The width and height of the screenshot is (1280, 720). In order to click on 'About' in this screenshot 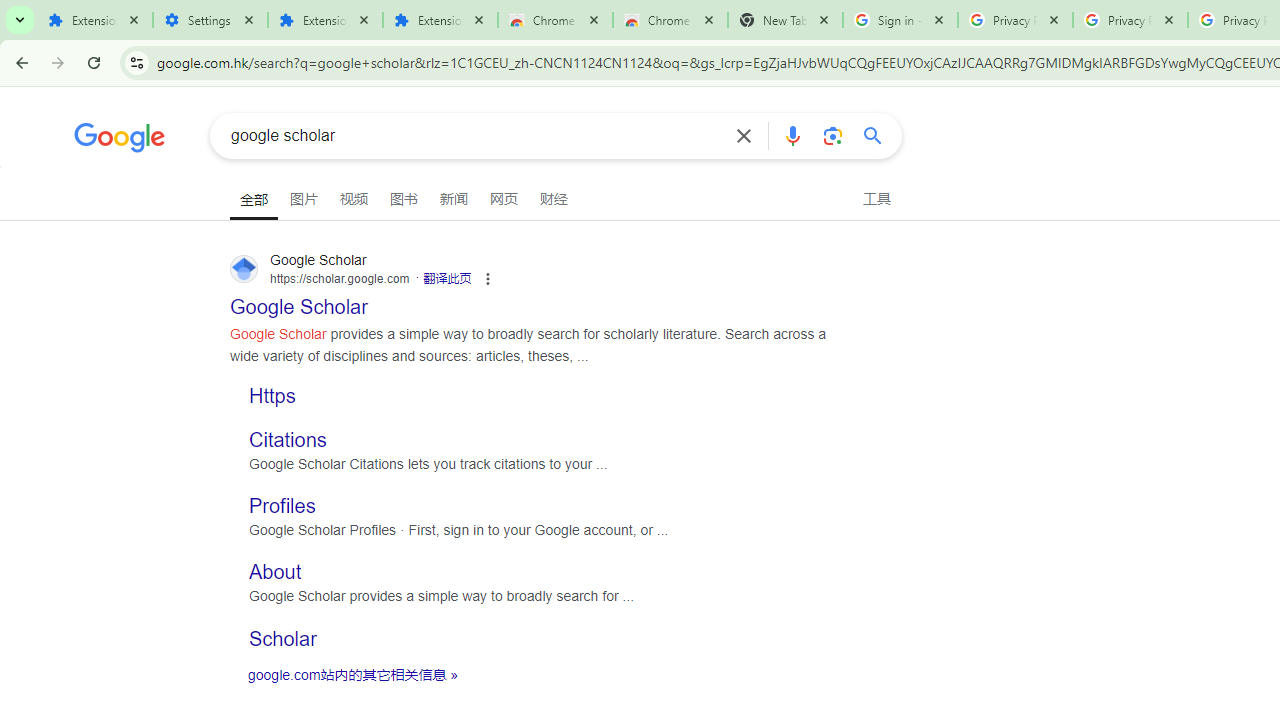, I will do `click(274, 572)`.